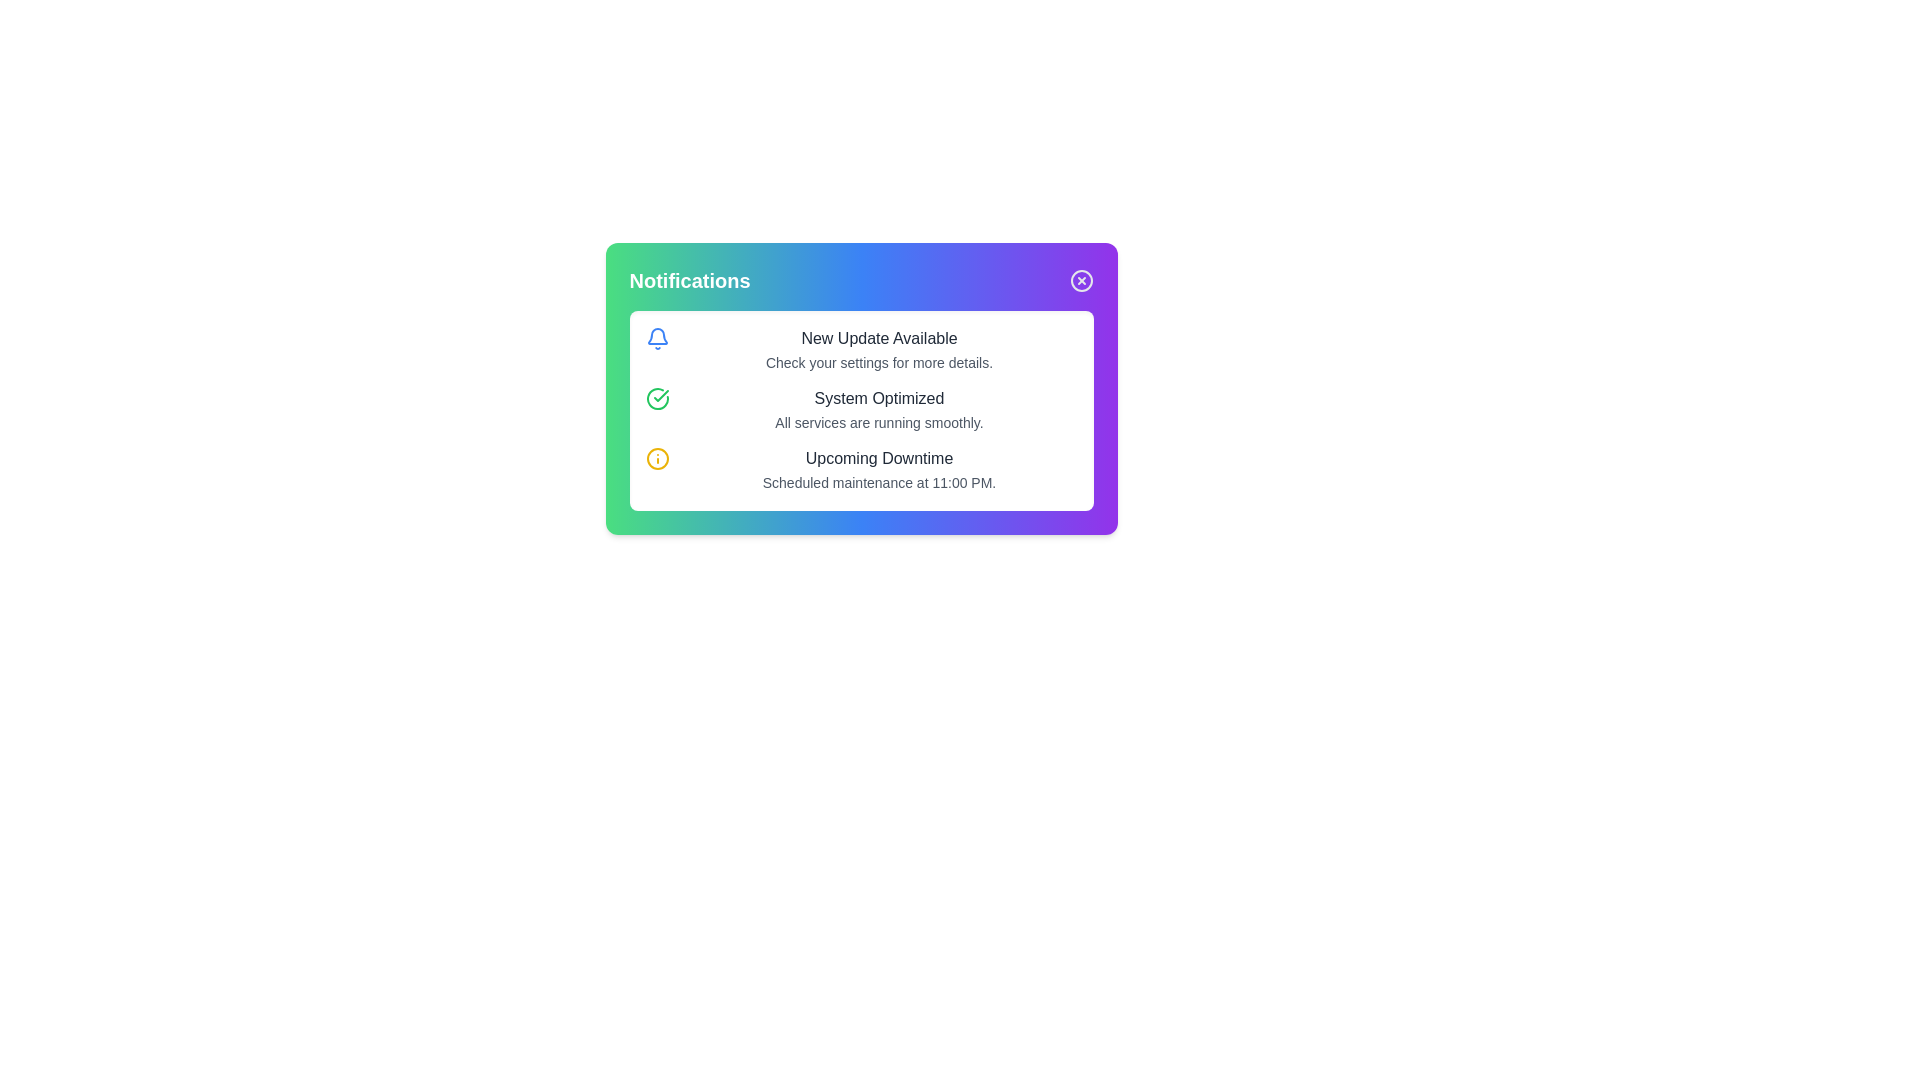 This screenshot has height=1080, width=1920. What do you see at coordinates (1080, 281) in the screenshot?
I see `Circle graphic SVG element located in the top-right corner of the notifications panel for debugging purposes` at bounding box center [1080, 281].